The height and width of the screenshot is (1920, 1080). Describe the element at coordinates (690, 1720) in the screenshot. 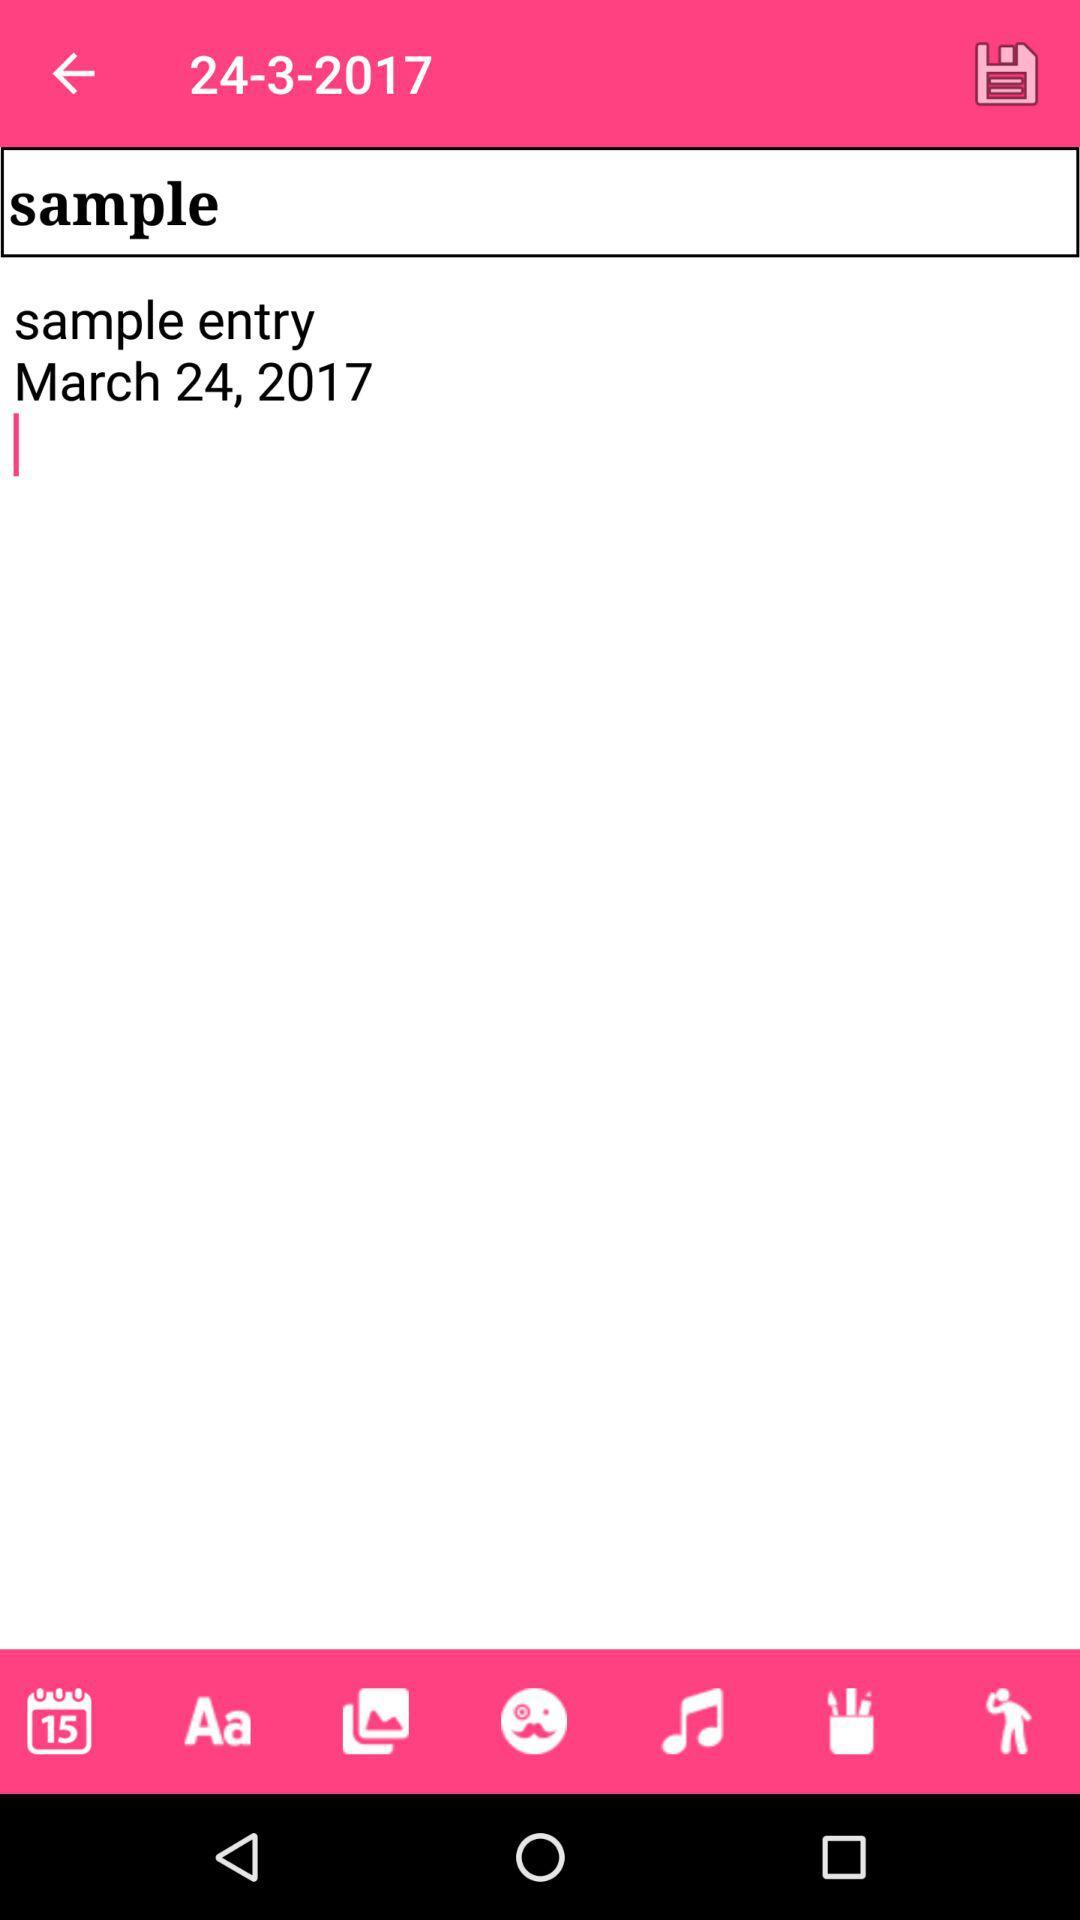

I see `the music button` at that location.